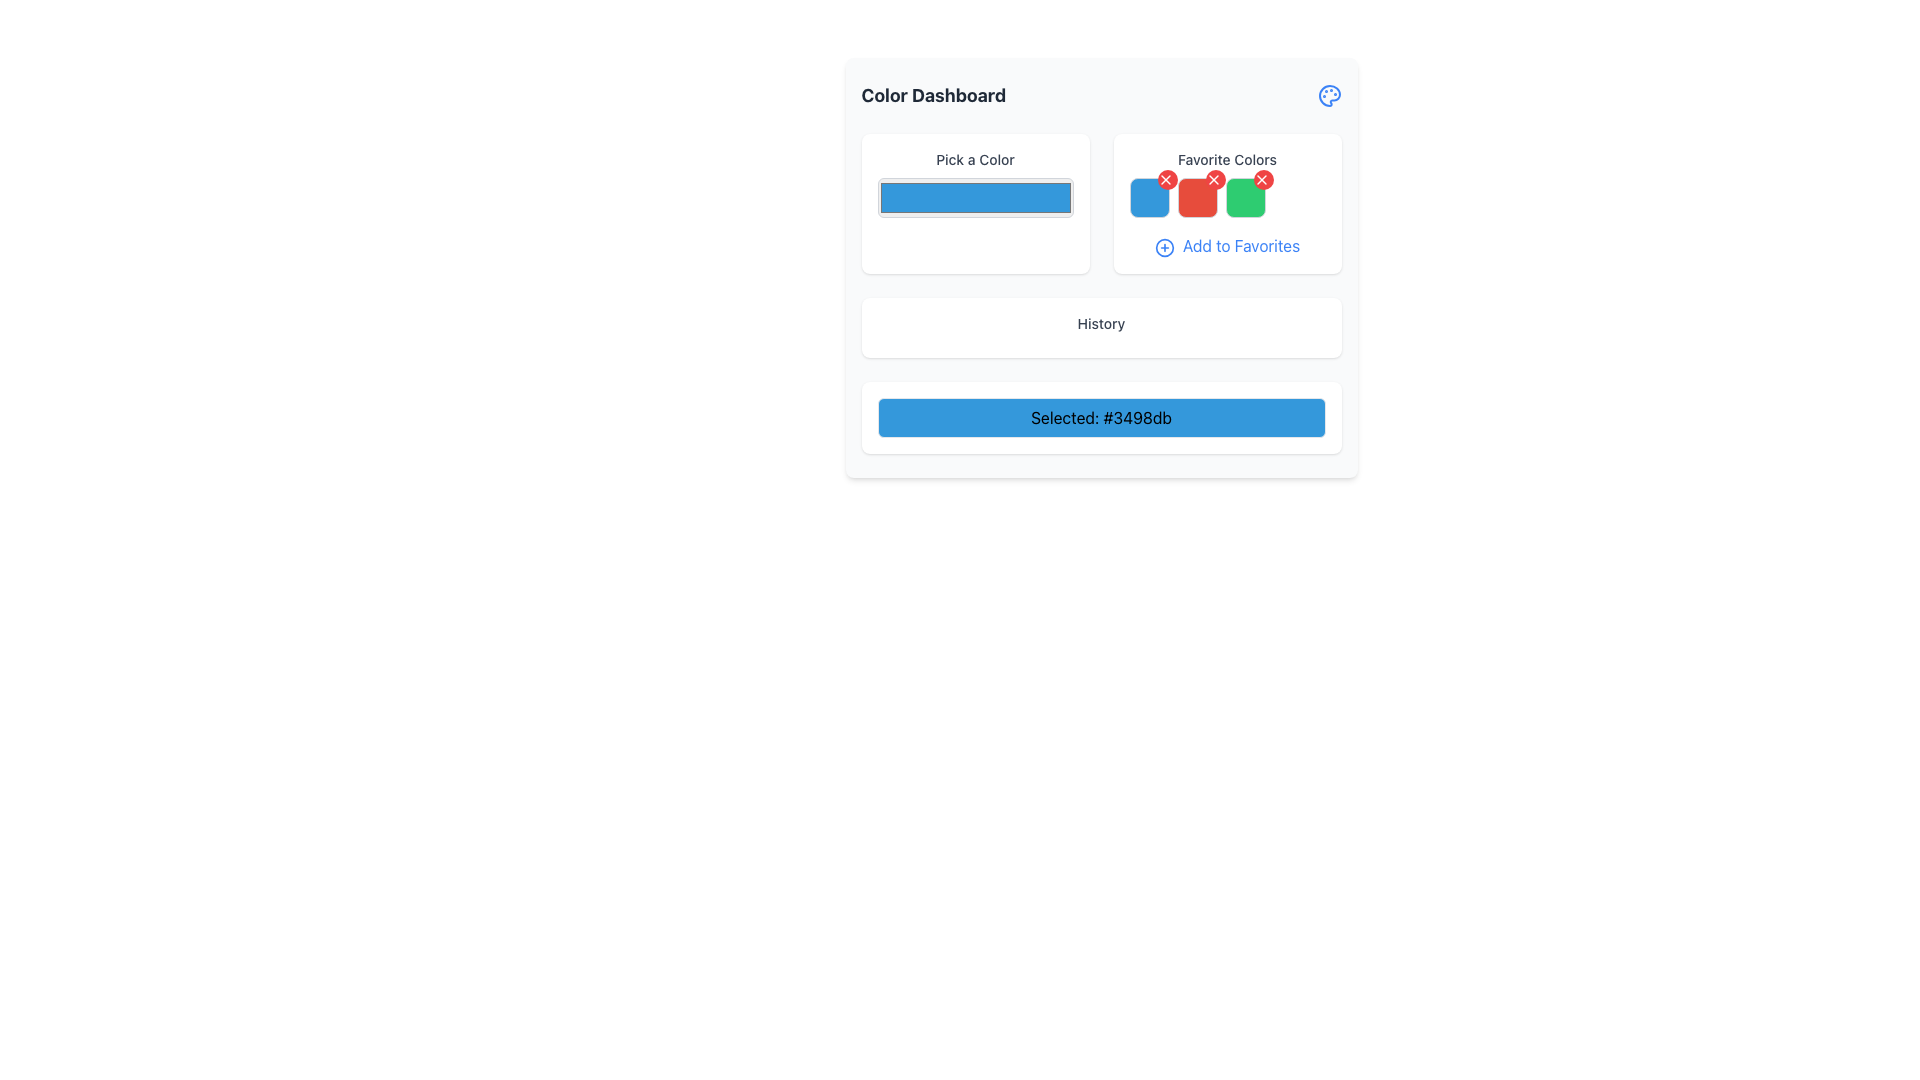 Image resolution: width=1920 pixels, height=1080 pixels. What do you see at coordinates (1100, 416) in the screenshot?
I see `the Informational Label with a blue background and text 'Selected: #3498db' located in the 'Color Dashboard' section under the 'History' label` at bounding box center [1100, 416].